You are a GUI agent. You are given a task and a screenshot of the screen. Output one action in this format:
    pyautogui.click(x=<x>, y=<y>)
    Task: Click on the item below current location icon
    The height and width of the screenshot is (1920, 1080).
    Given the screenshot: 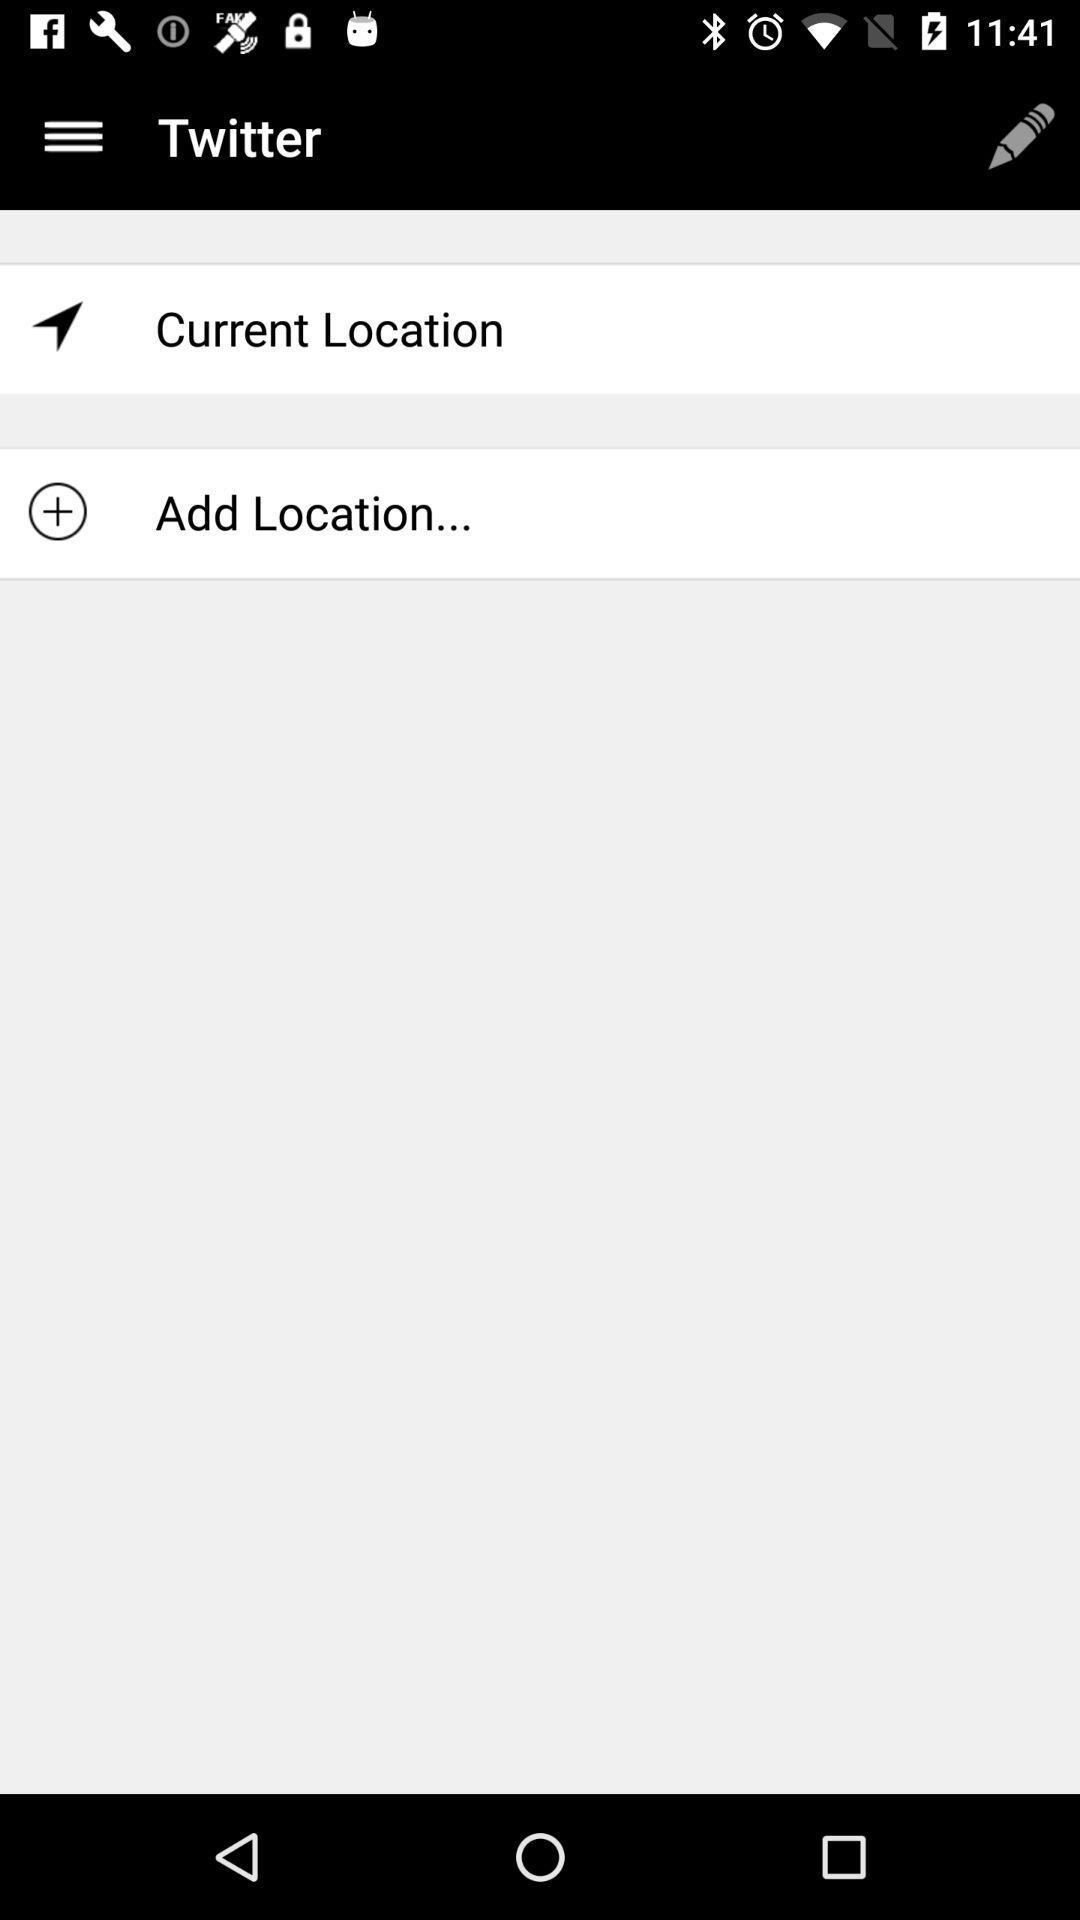 What is the action you would take?
    pyautogui.click(x=540, y=511)
    